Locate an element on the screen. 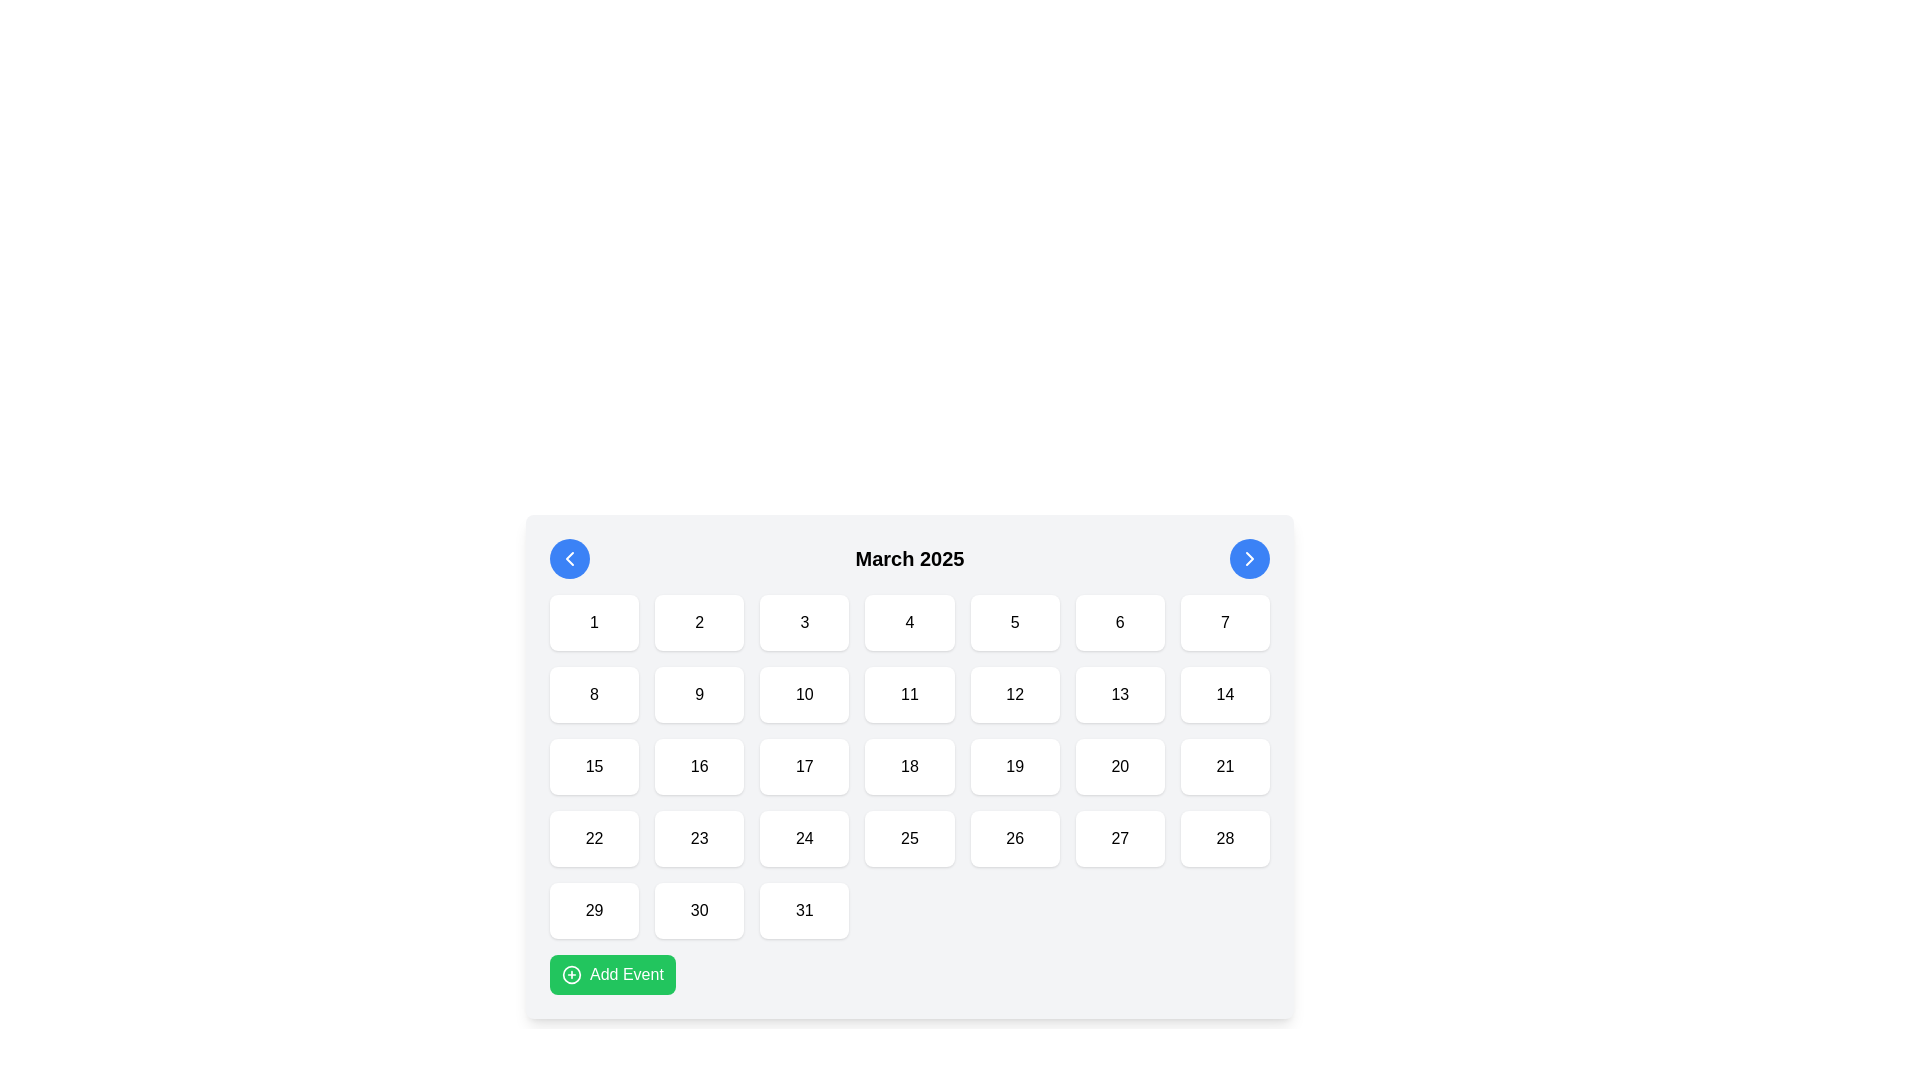  the '+' icon within the 'Add Event' button, which is a circular outline with a green background located at the bottom left of the page is located at coordinates (570, 974).